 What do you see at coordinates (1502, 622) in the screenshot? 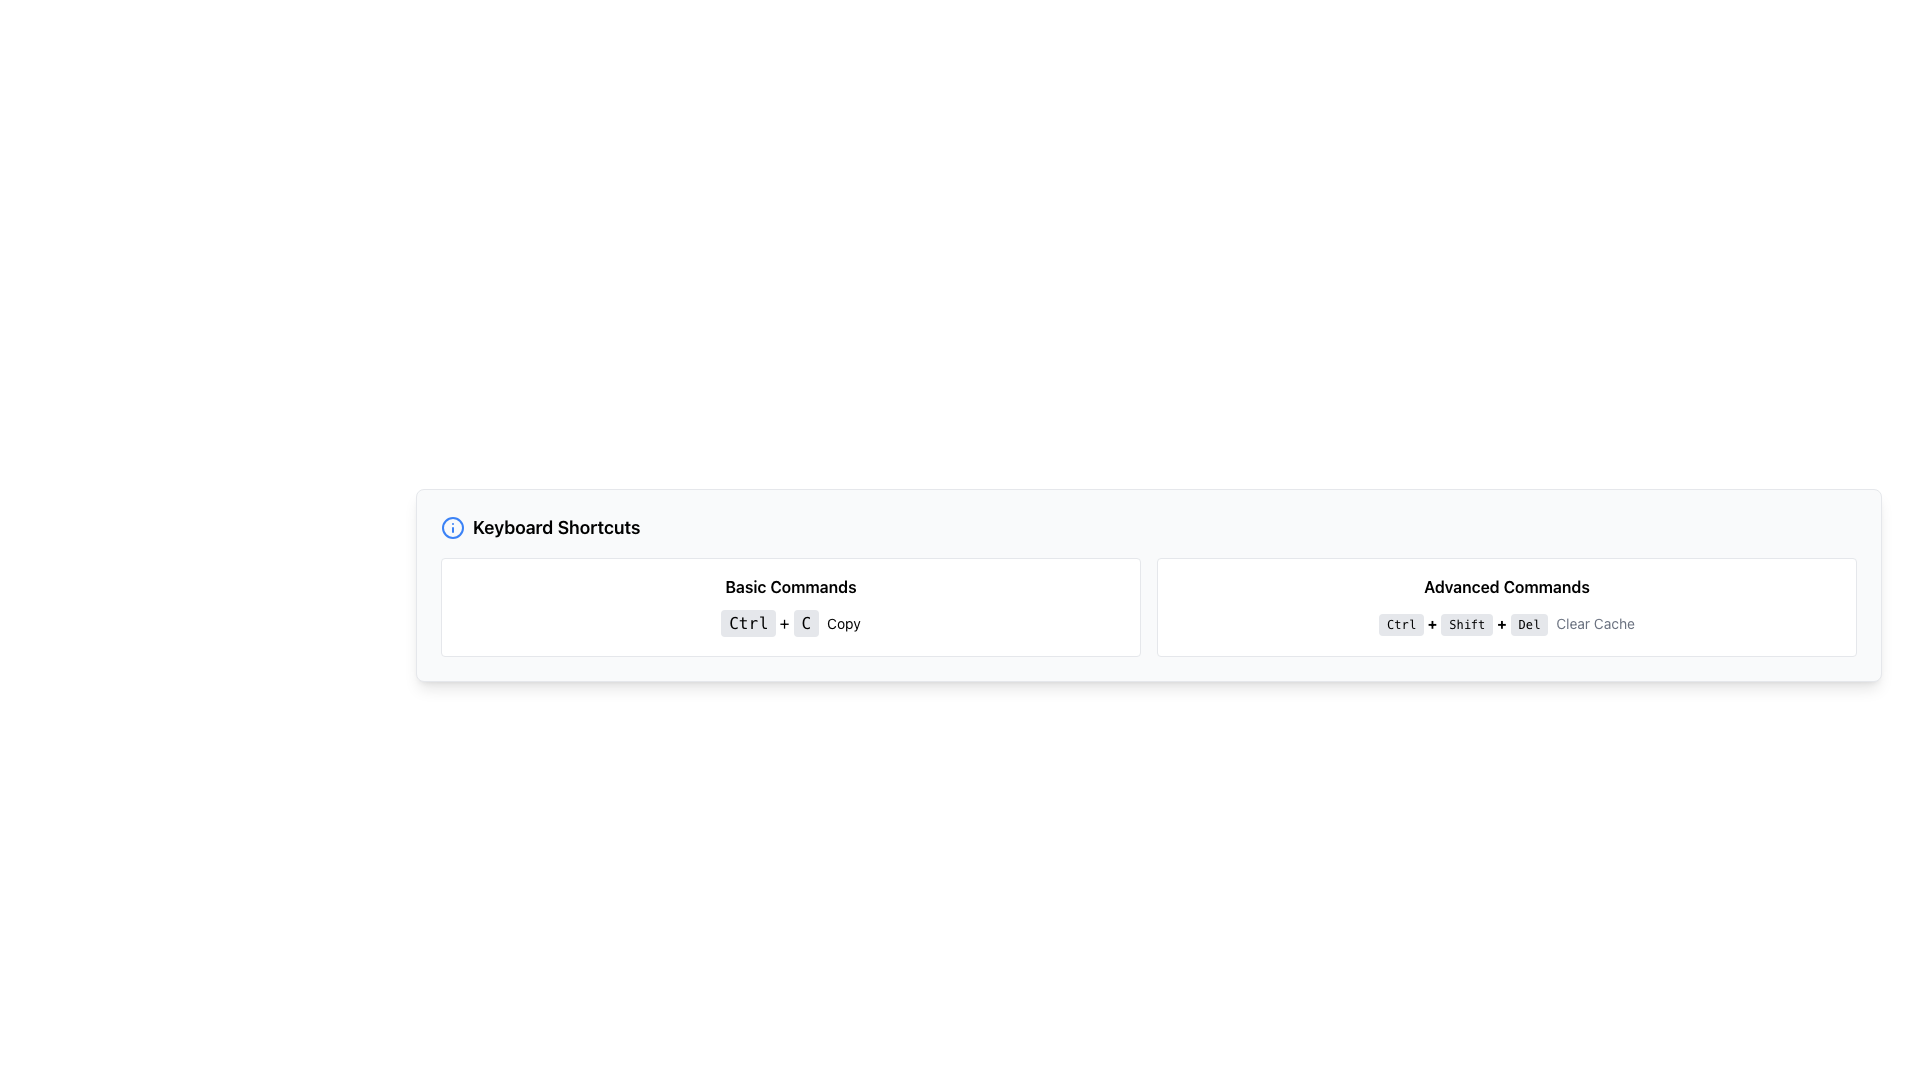
I see `the small text character '+' styled in bold font, positioned between the 'Shift' and 'Del' buttons in the 'Advanced Commands' section` at bounding box center [1502, 622].